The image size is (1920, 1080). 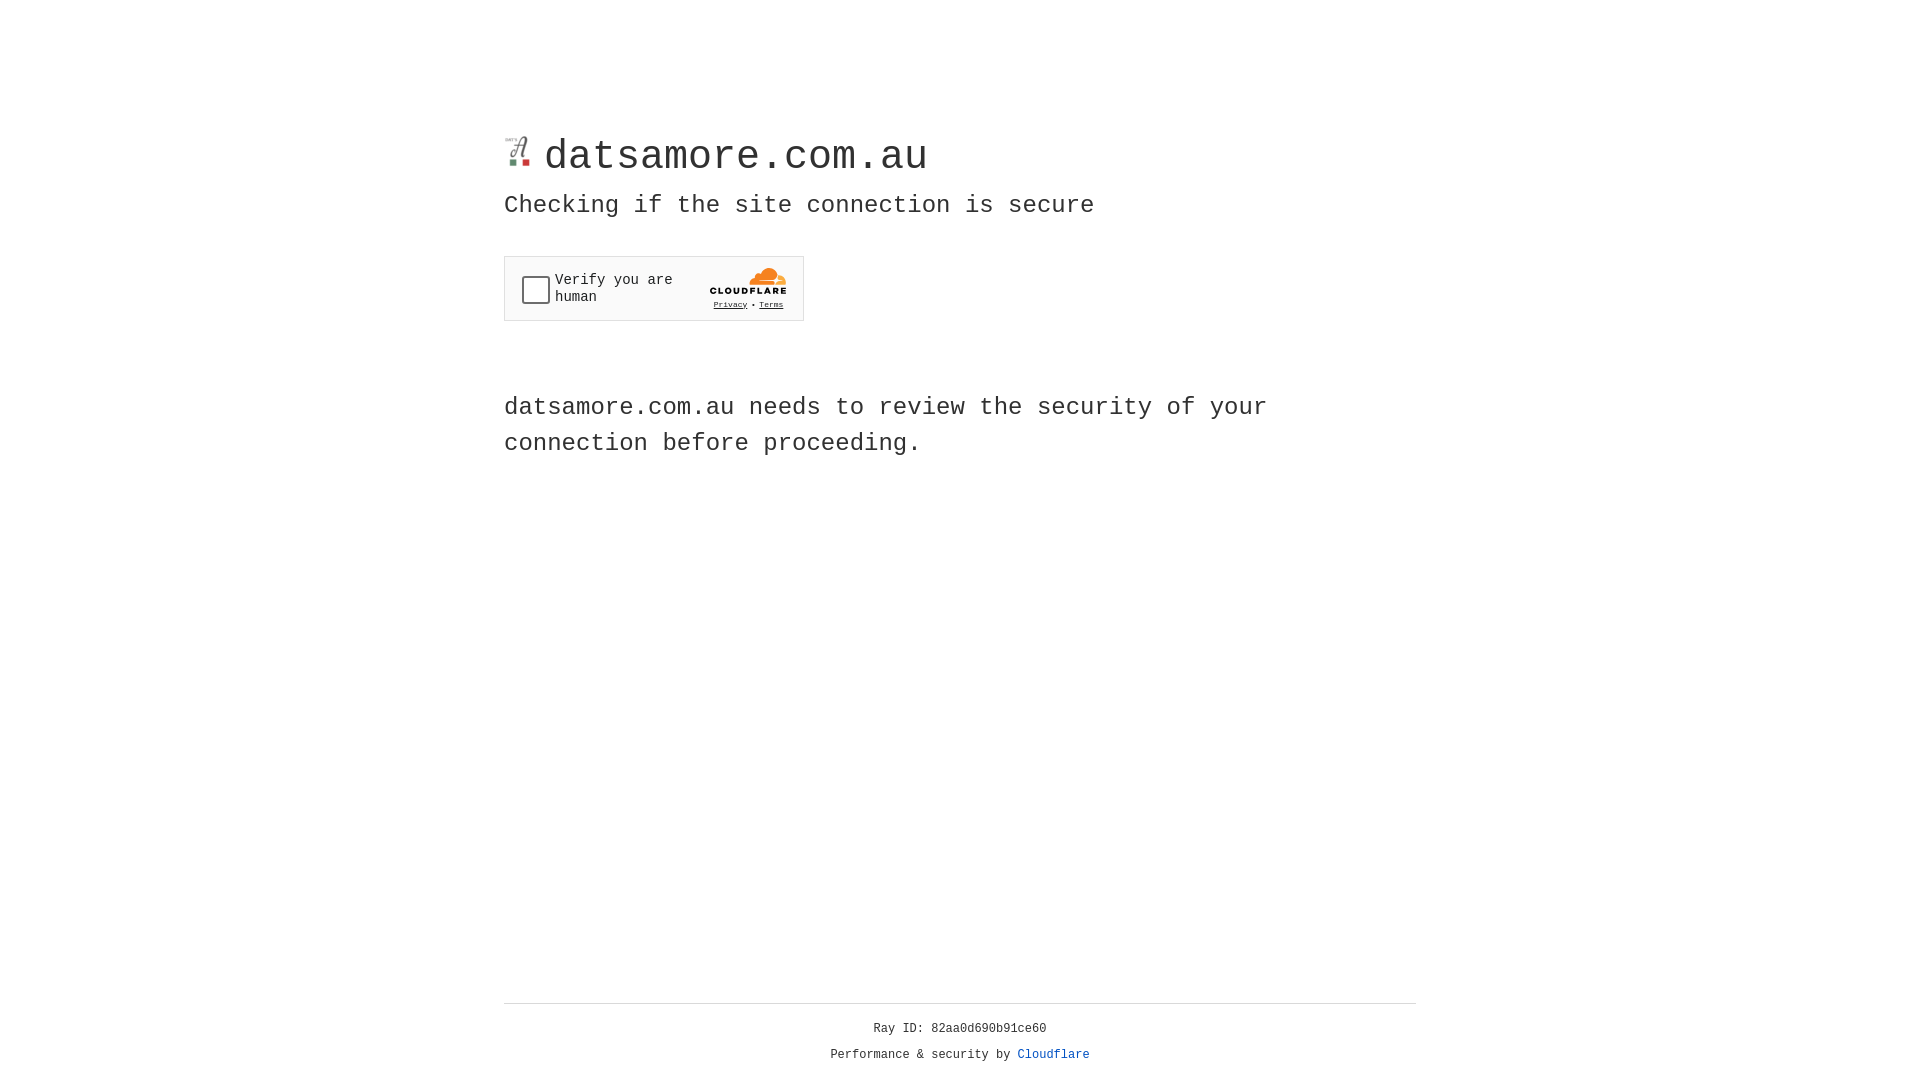 I want to click on 'Cloudflare', so click(x=1017, y=1054).